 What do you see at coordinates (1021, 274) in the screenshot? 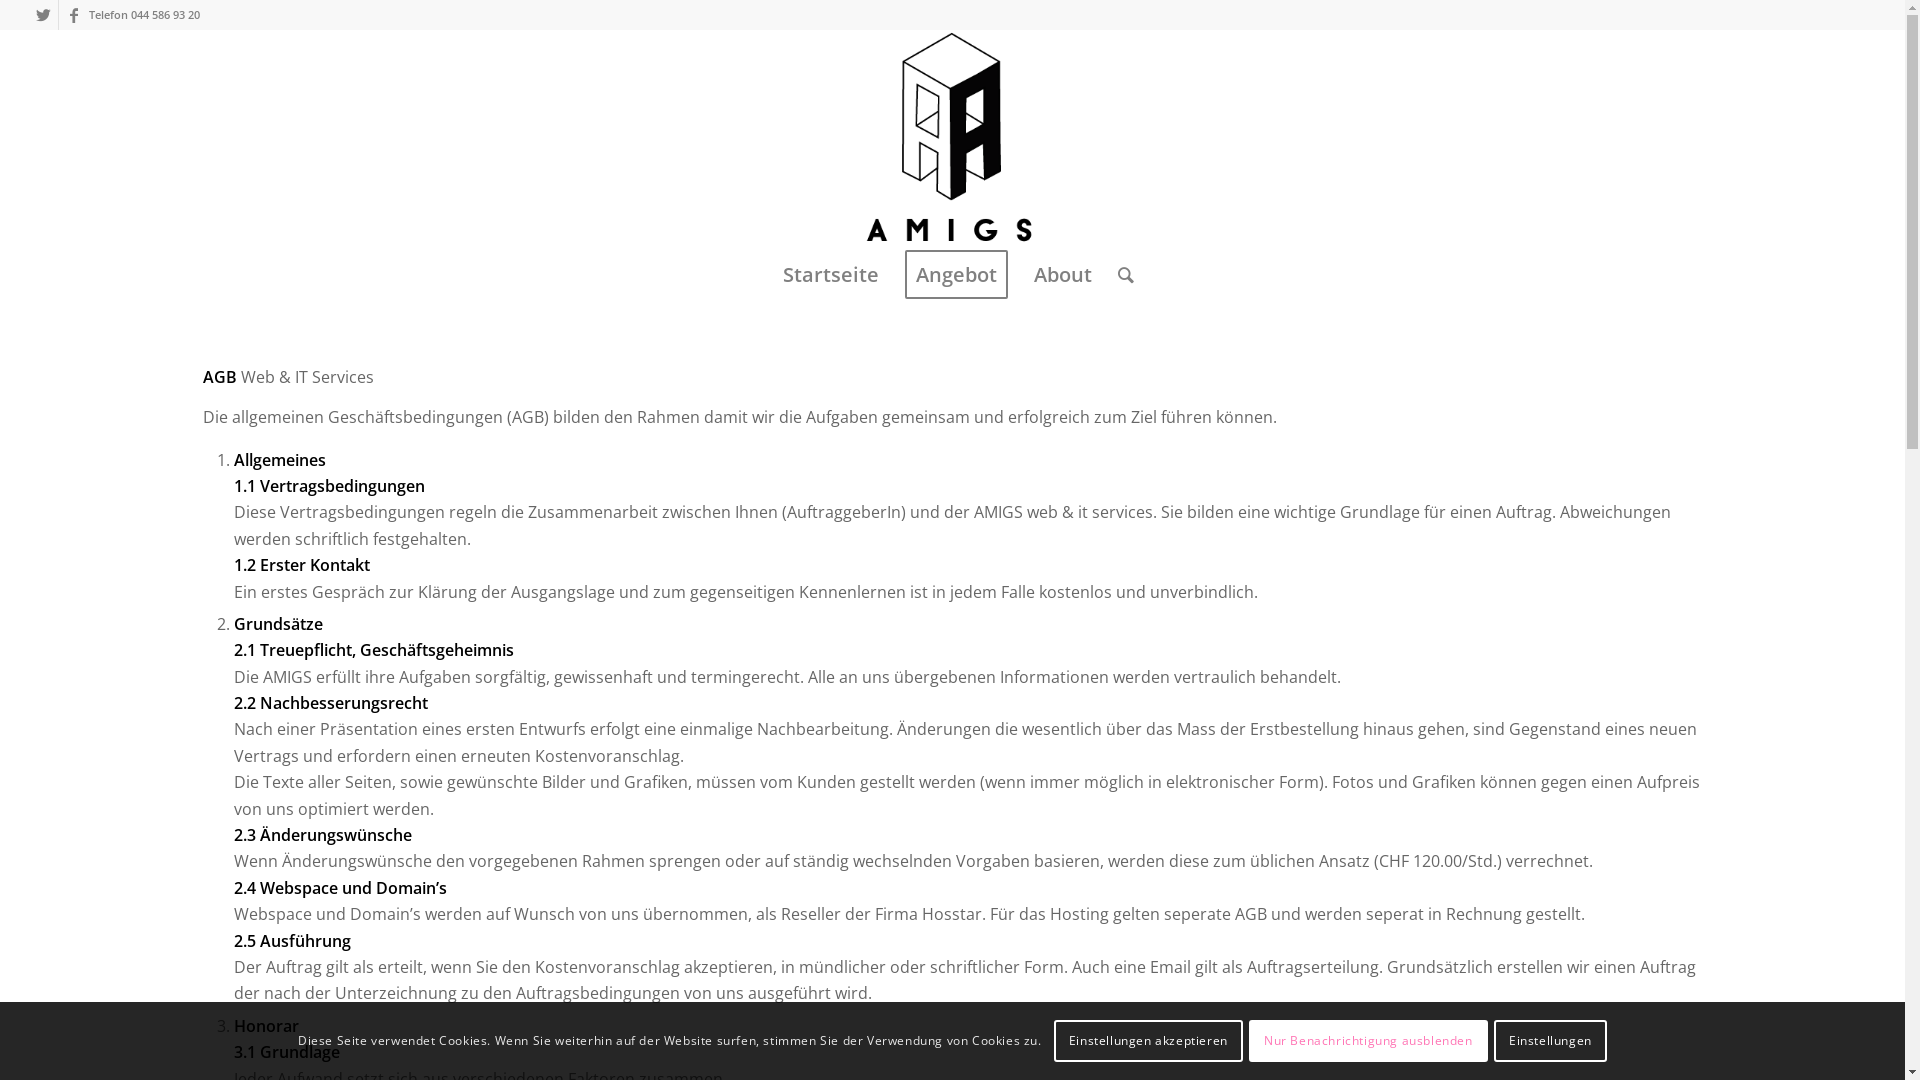
I see `'About'` at bounding box center [1021, 274].